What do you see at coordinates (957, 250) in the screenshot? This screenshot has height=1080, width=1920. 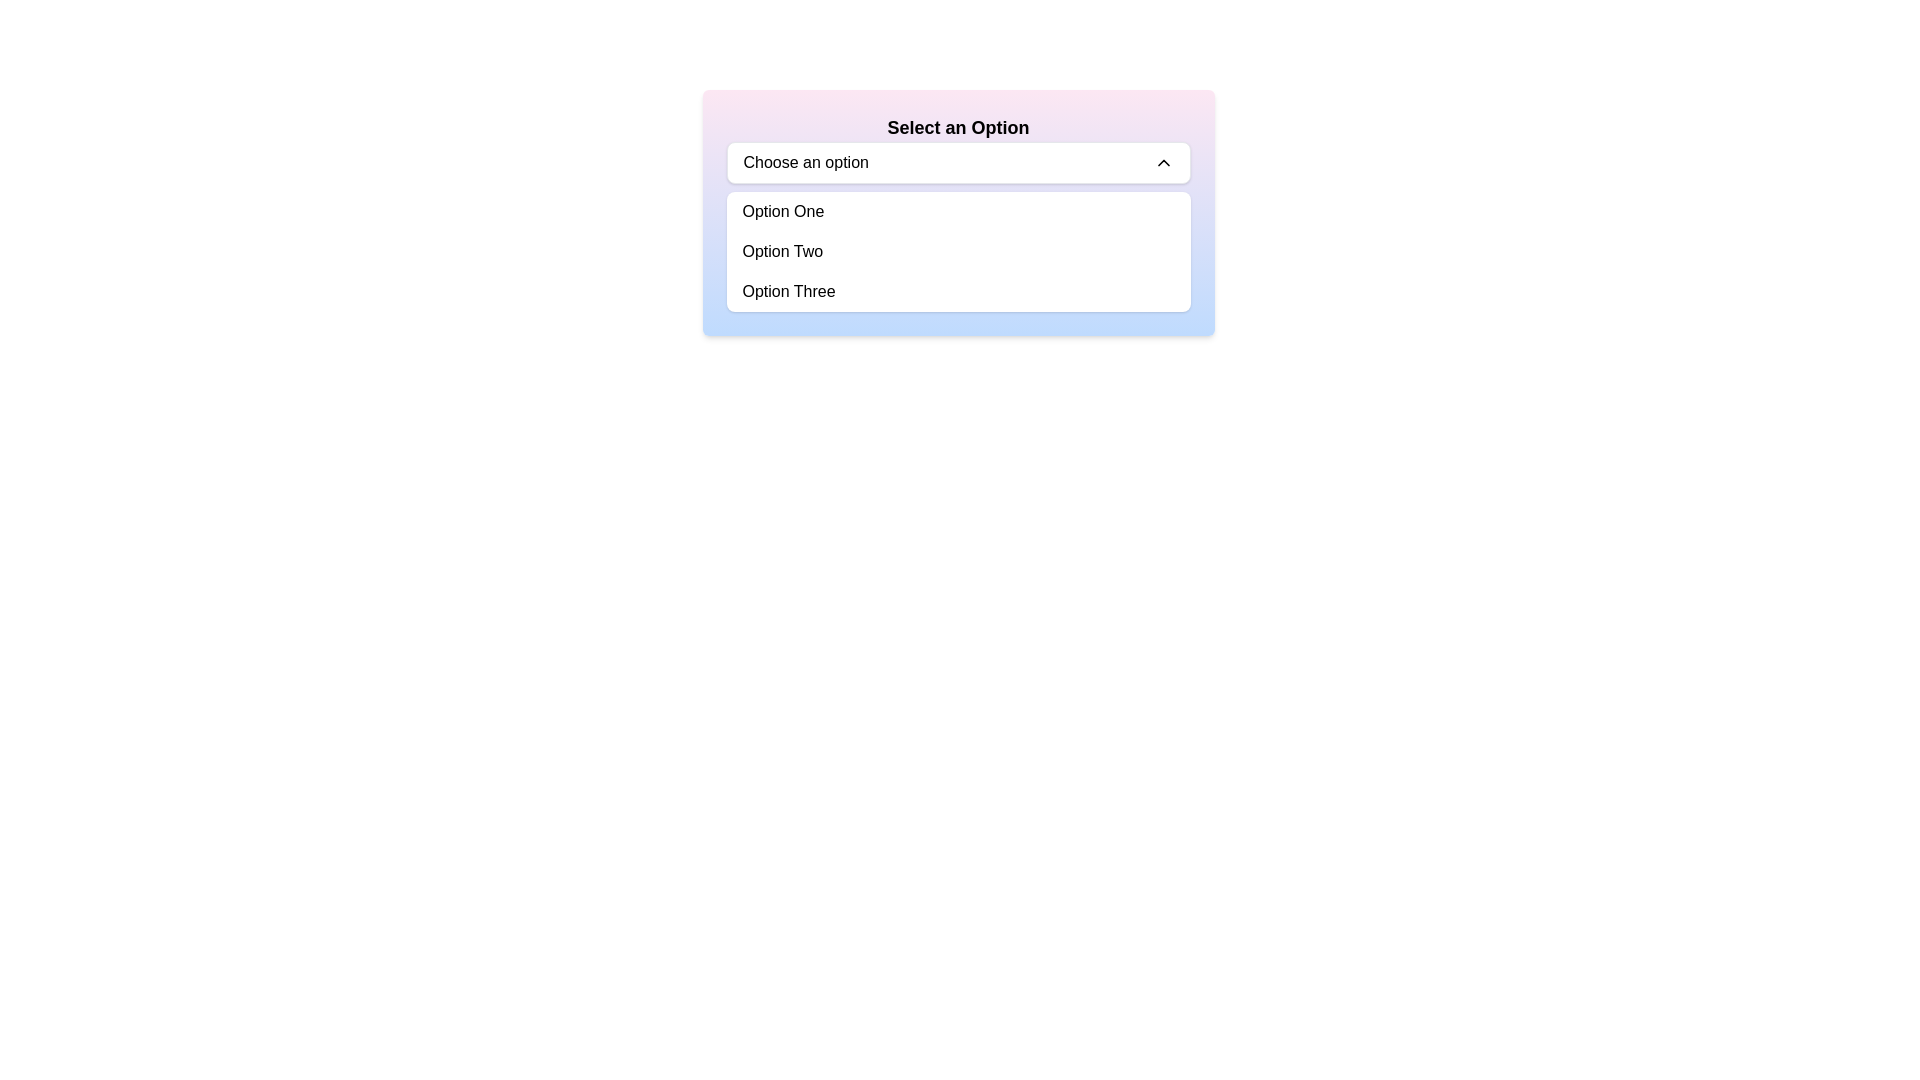 I see `the Dropdown menu option list` at bounding box center [957, 250].